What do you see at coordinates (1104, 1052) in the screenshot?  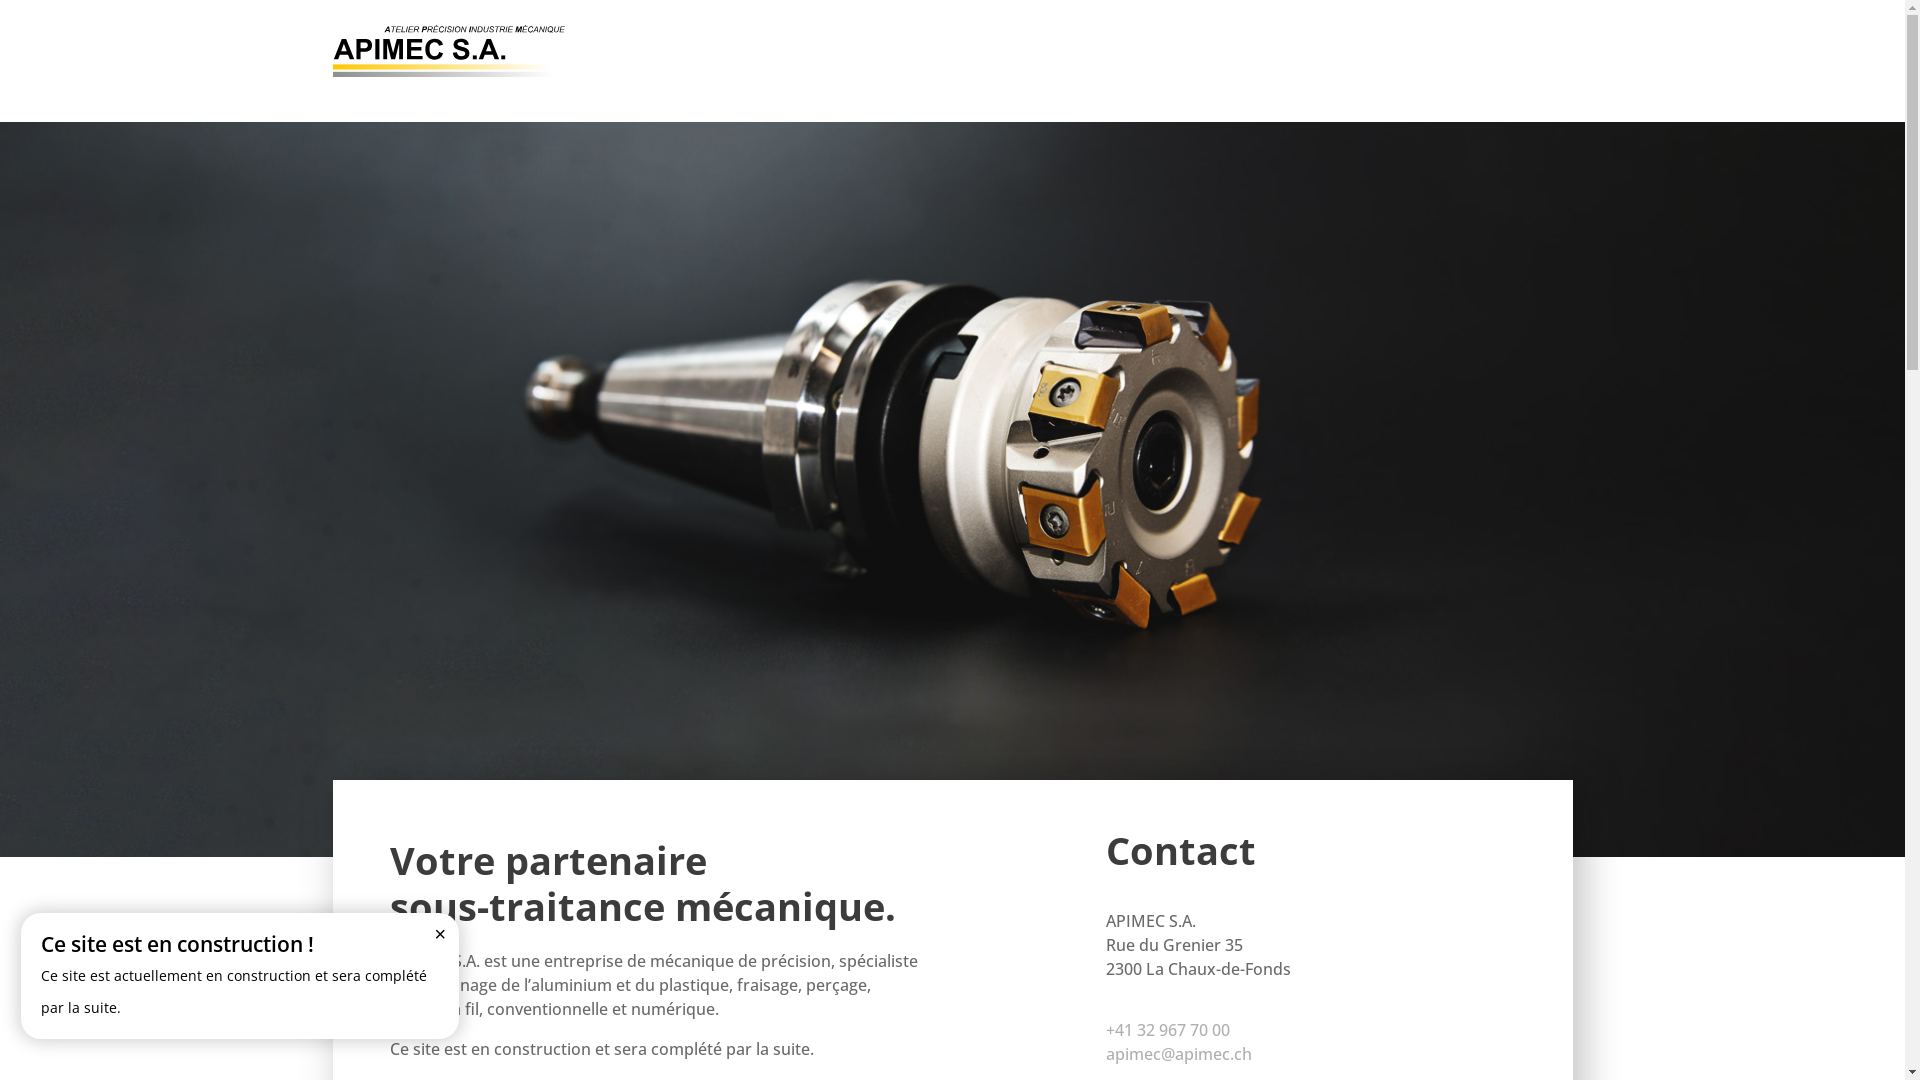 I see `'apimec@apimec.ch'` at bounding box center [1104, 1052].